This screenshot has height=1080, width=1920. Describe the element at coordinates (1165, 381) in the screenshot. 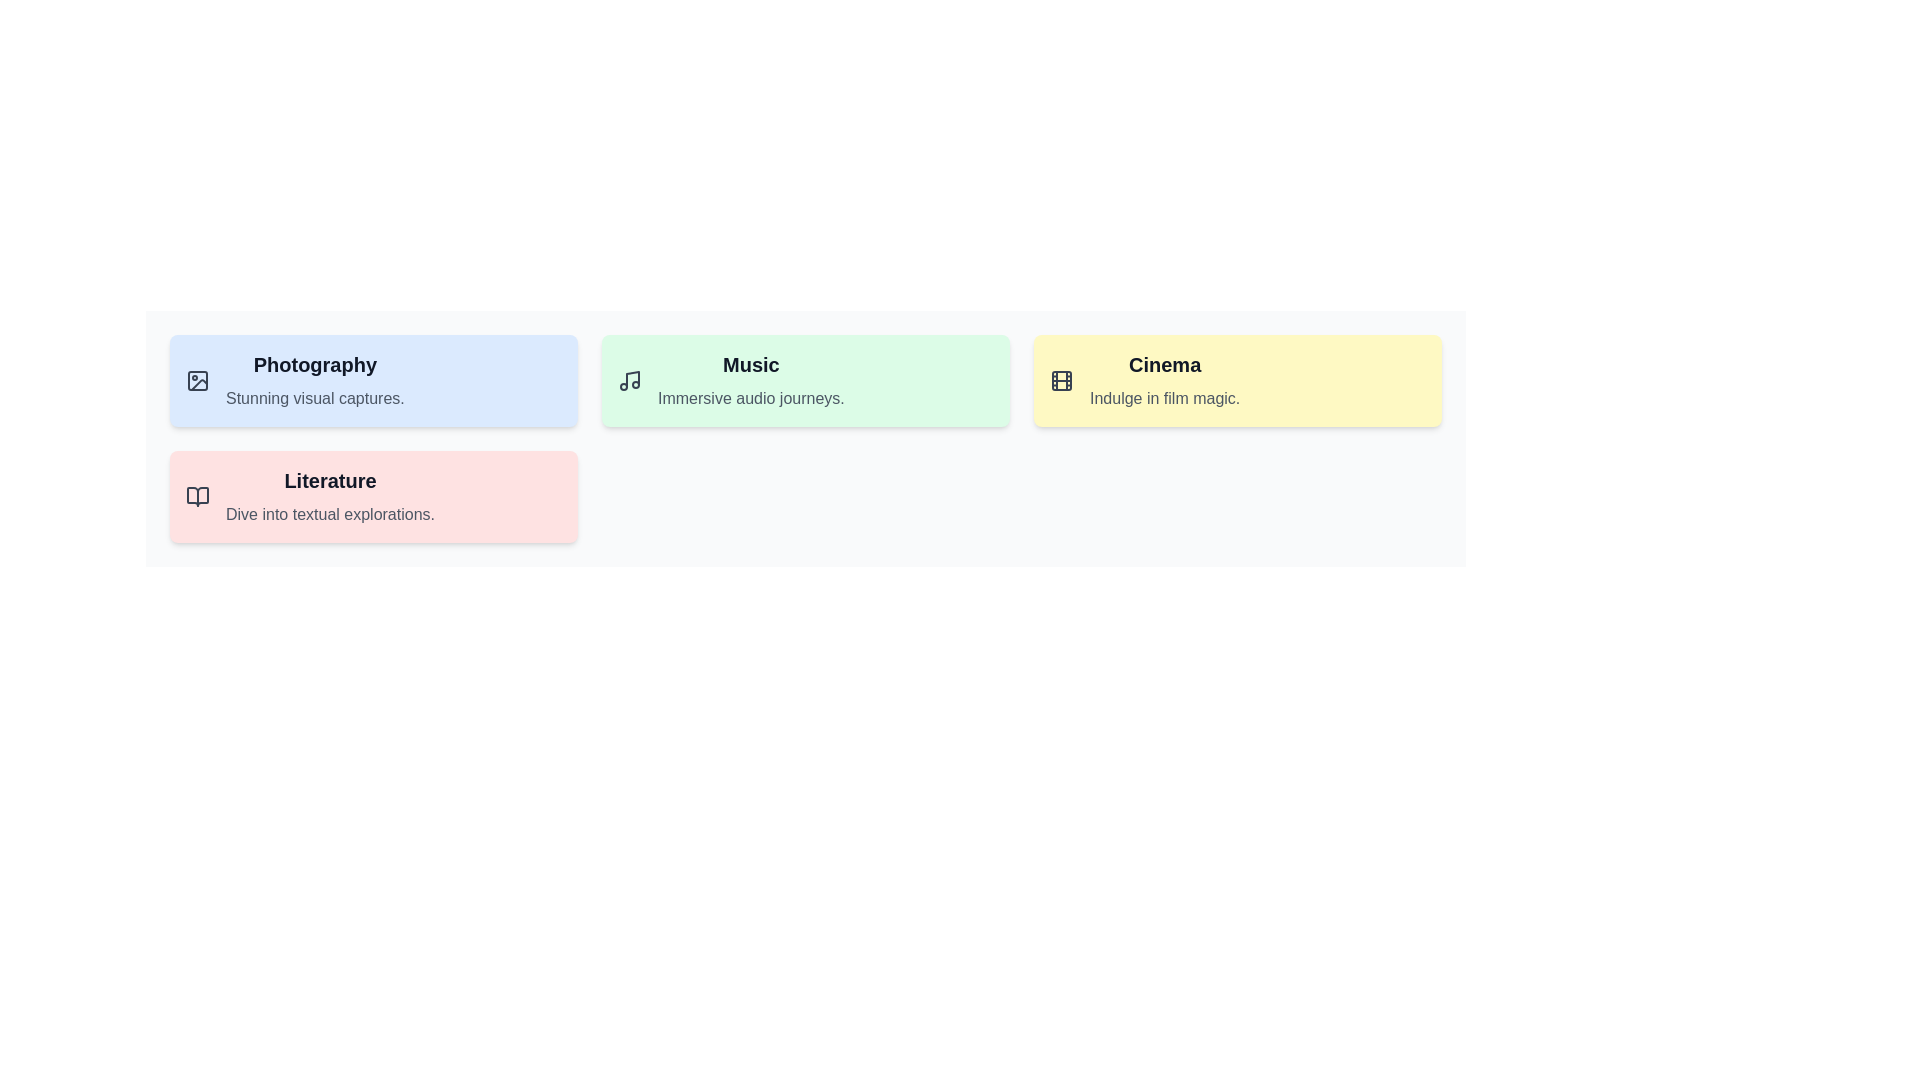

I see `the descriptive card titled 'Cinema' which features a bold title and a subtitle, located in a grid layout between the 'Music' card and an undefined space` at that location.